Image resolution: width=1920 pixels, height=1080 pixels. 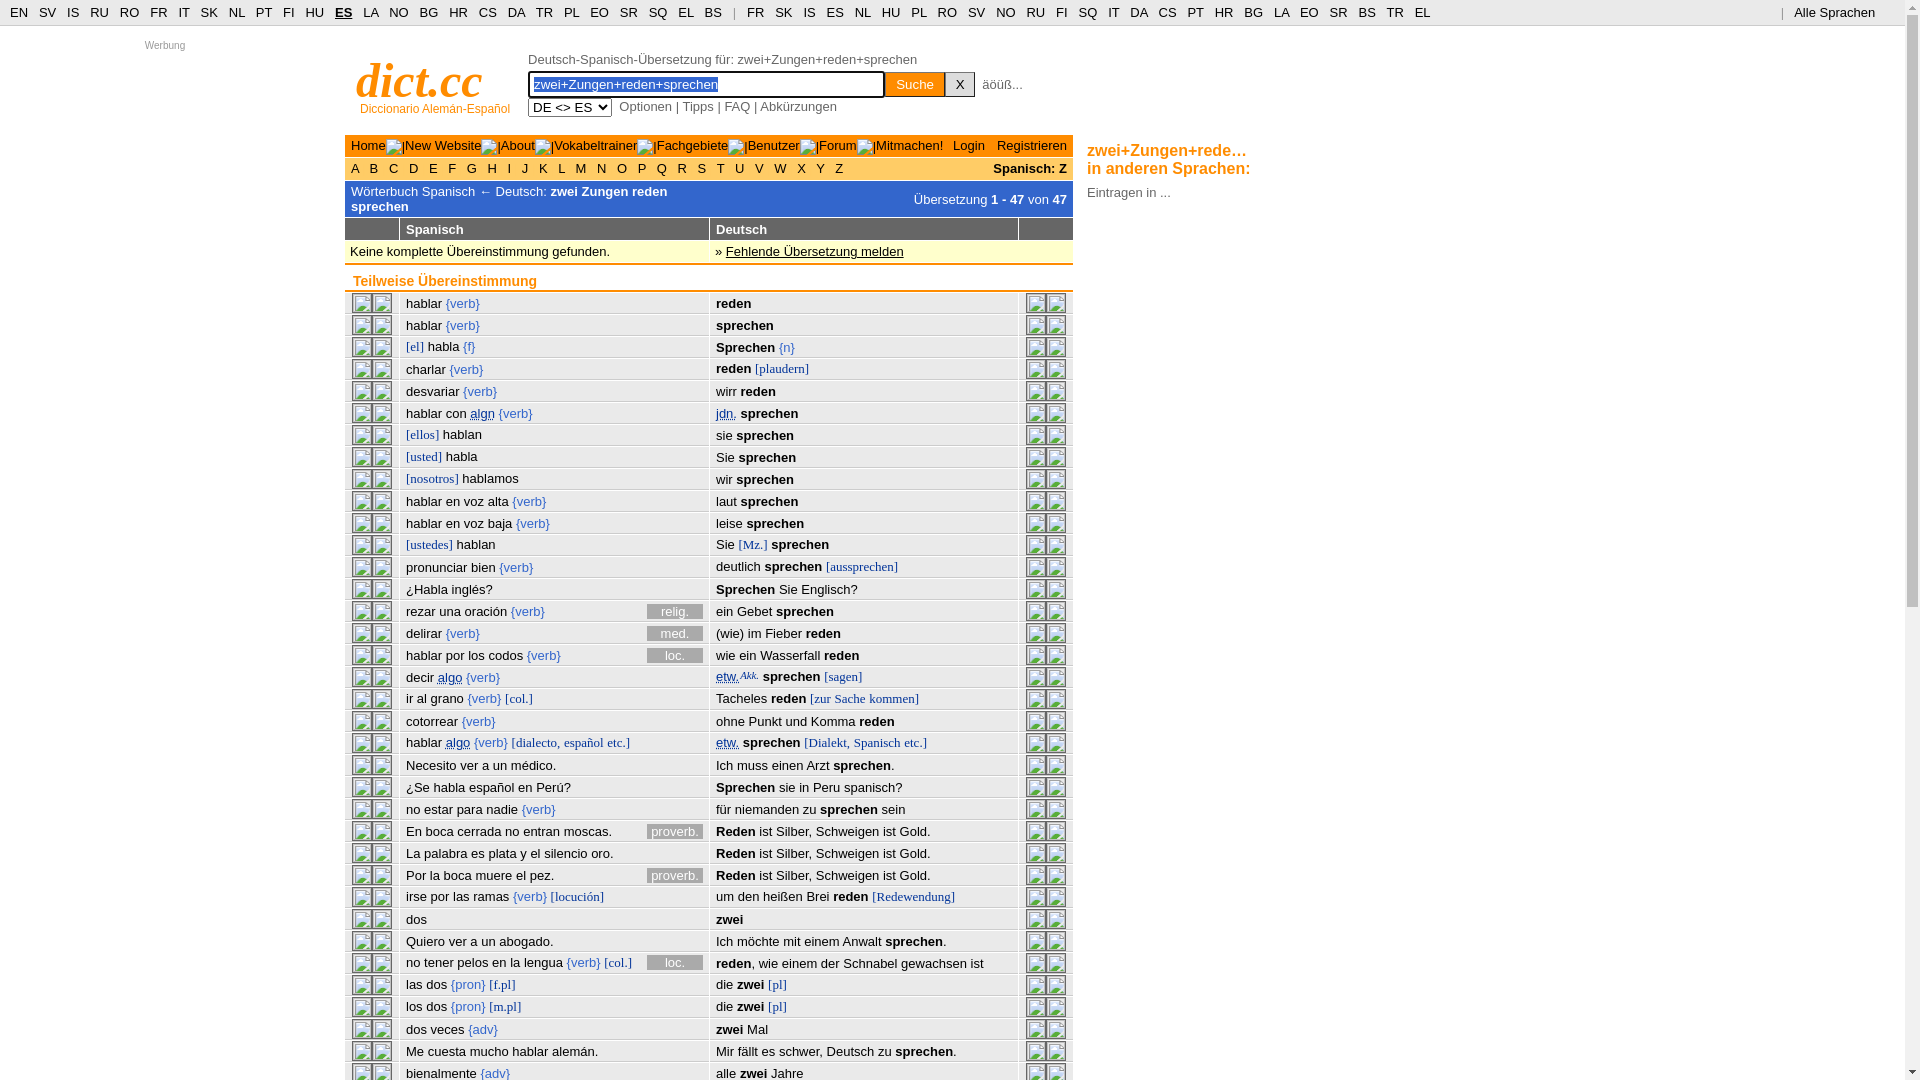 What do you see at coordinates (512, 742) in the screenshot?
I see `'[dialecto,'` at bounding box center [512, 742].